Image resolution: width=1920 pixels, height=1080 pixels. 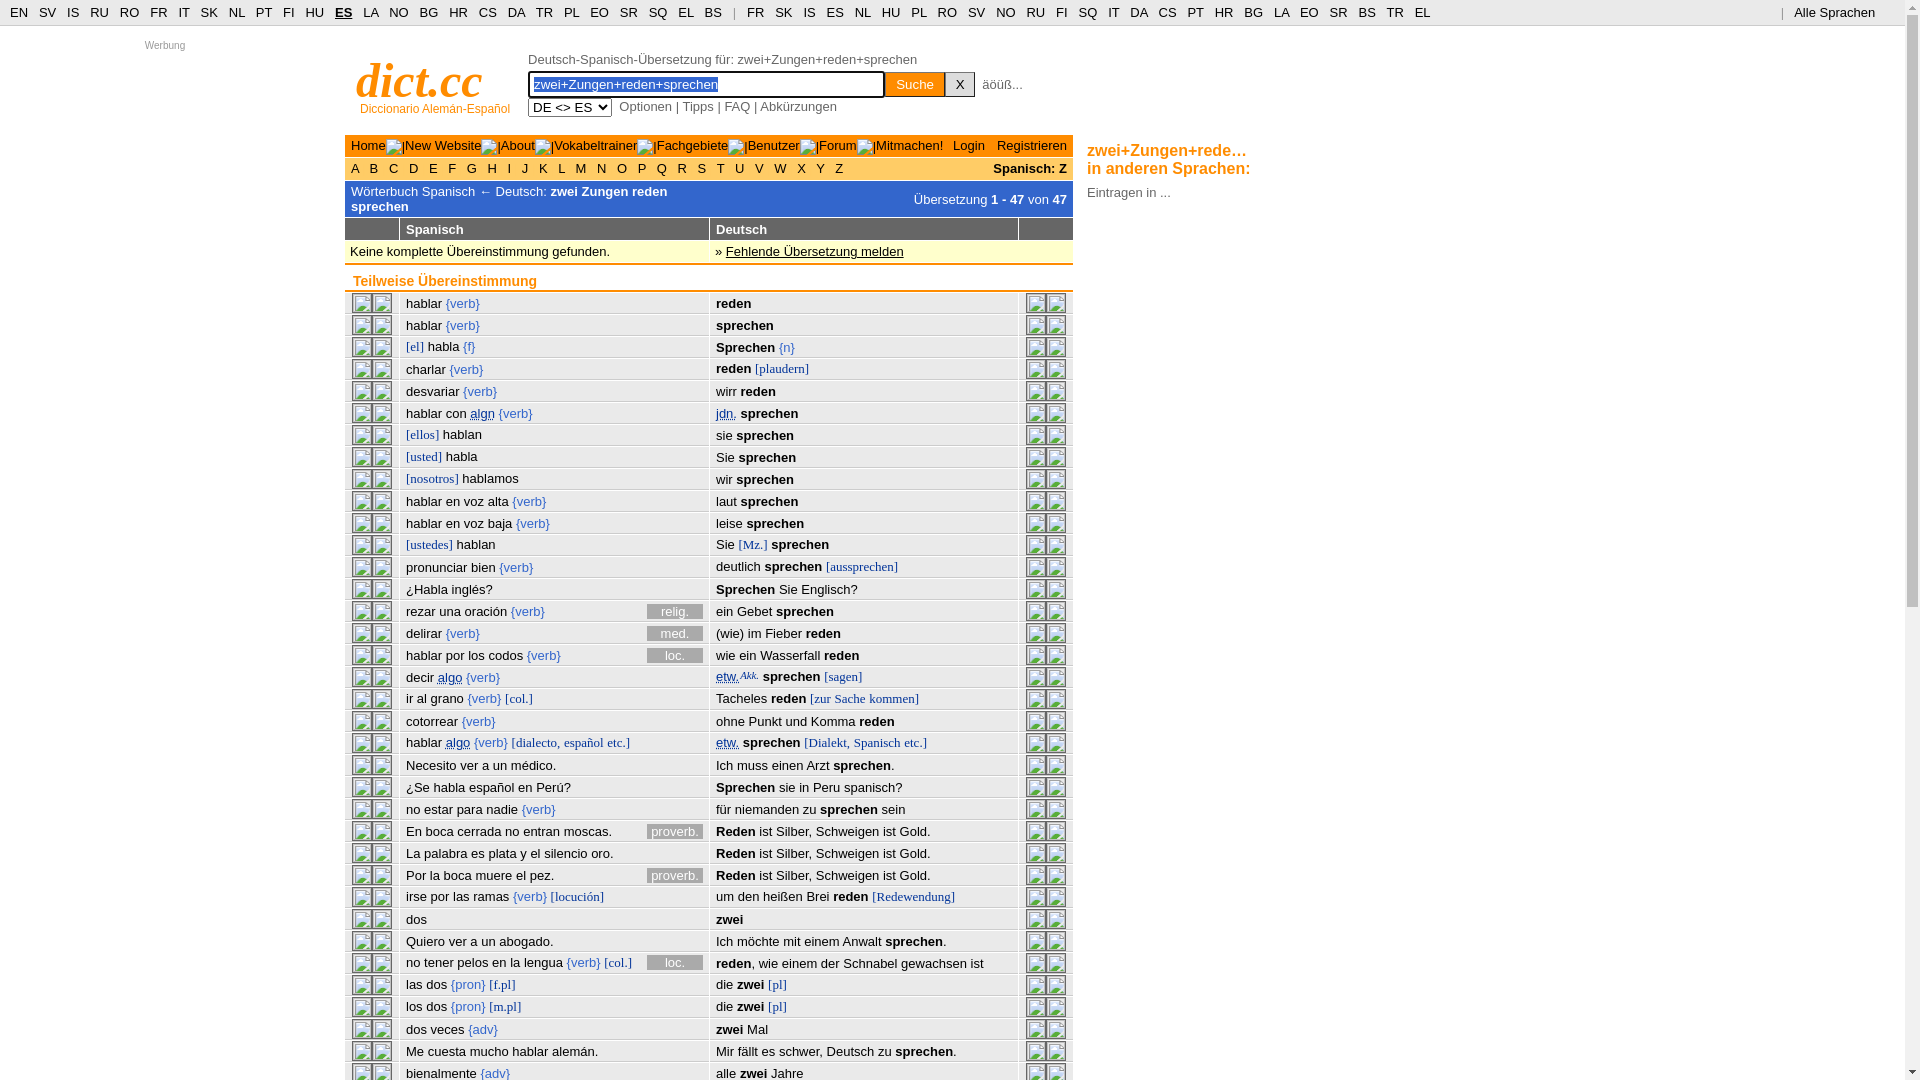 What do you see at coordinates (512, 742) in the screenshot?
I see `'[dialecto,'` at bounding box center [512, 742].